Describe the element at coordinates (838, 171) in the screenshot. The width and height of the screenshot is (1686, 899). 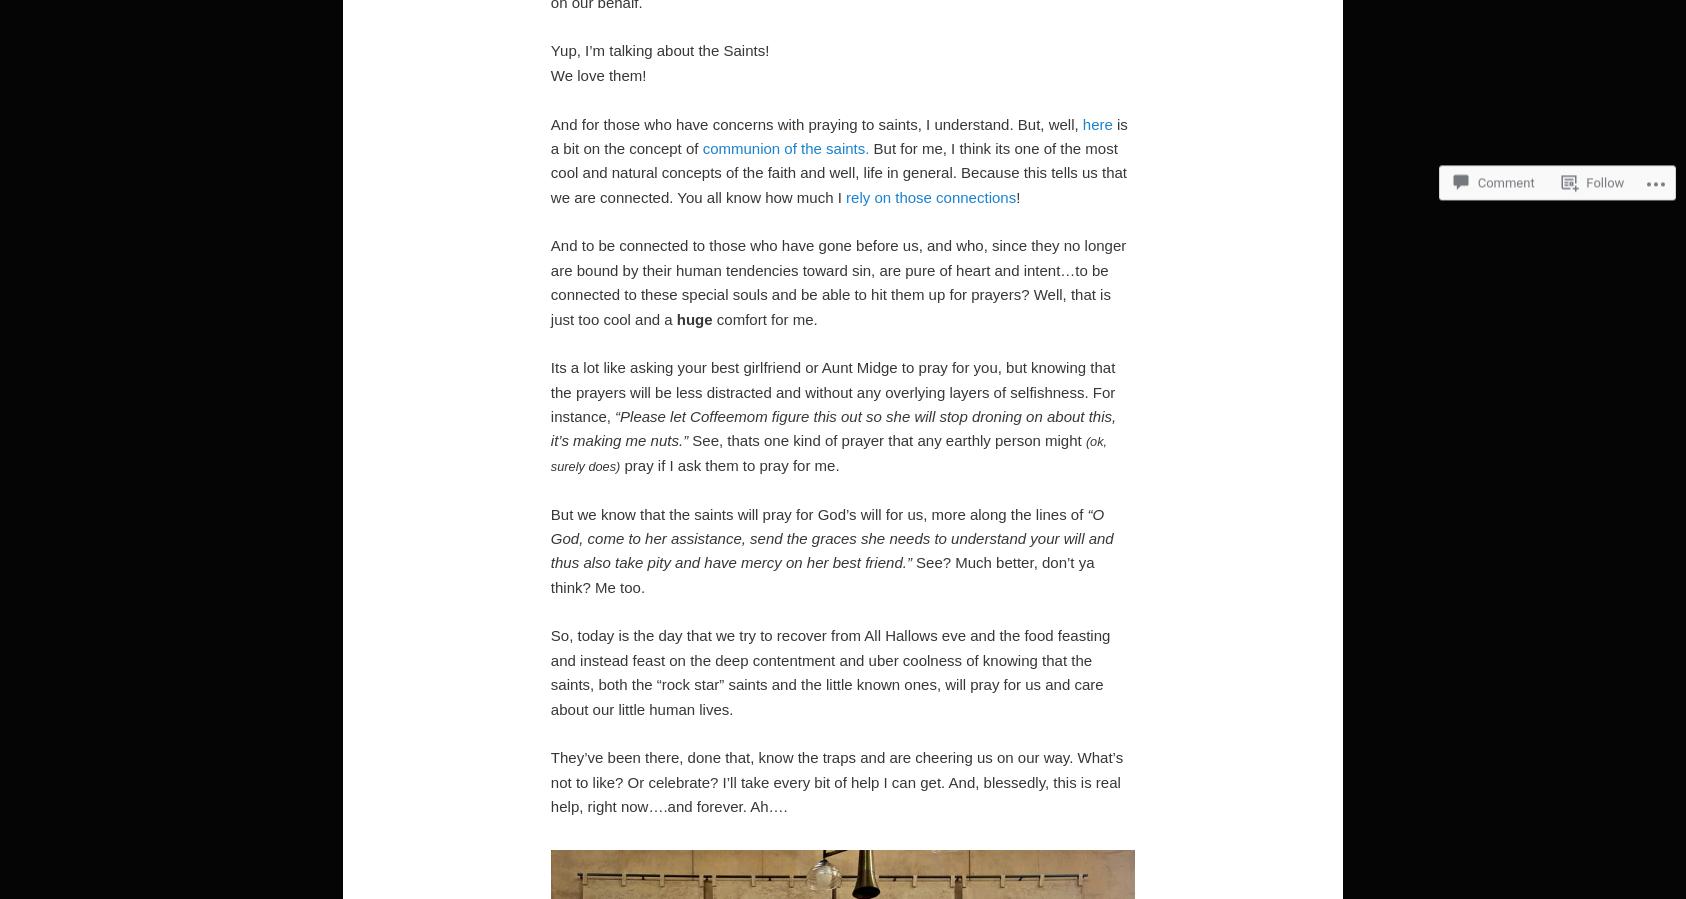
I see `'But for me, I think its one of the most  cool and natural concepts of the faith and well, life in general.  Because this tells us that we are connected.  You all know how much I'` at that location.